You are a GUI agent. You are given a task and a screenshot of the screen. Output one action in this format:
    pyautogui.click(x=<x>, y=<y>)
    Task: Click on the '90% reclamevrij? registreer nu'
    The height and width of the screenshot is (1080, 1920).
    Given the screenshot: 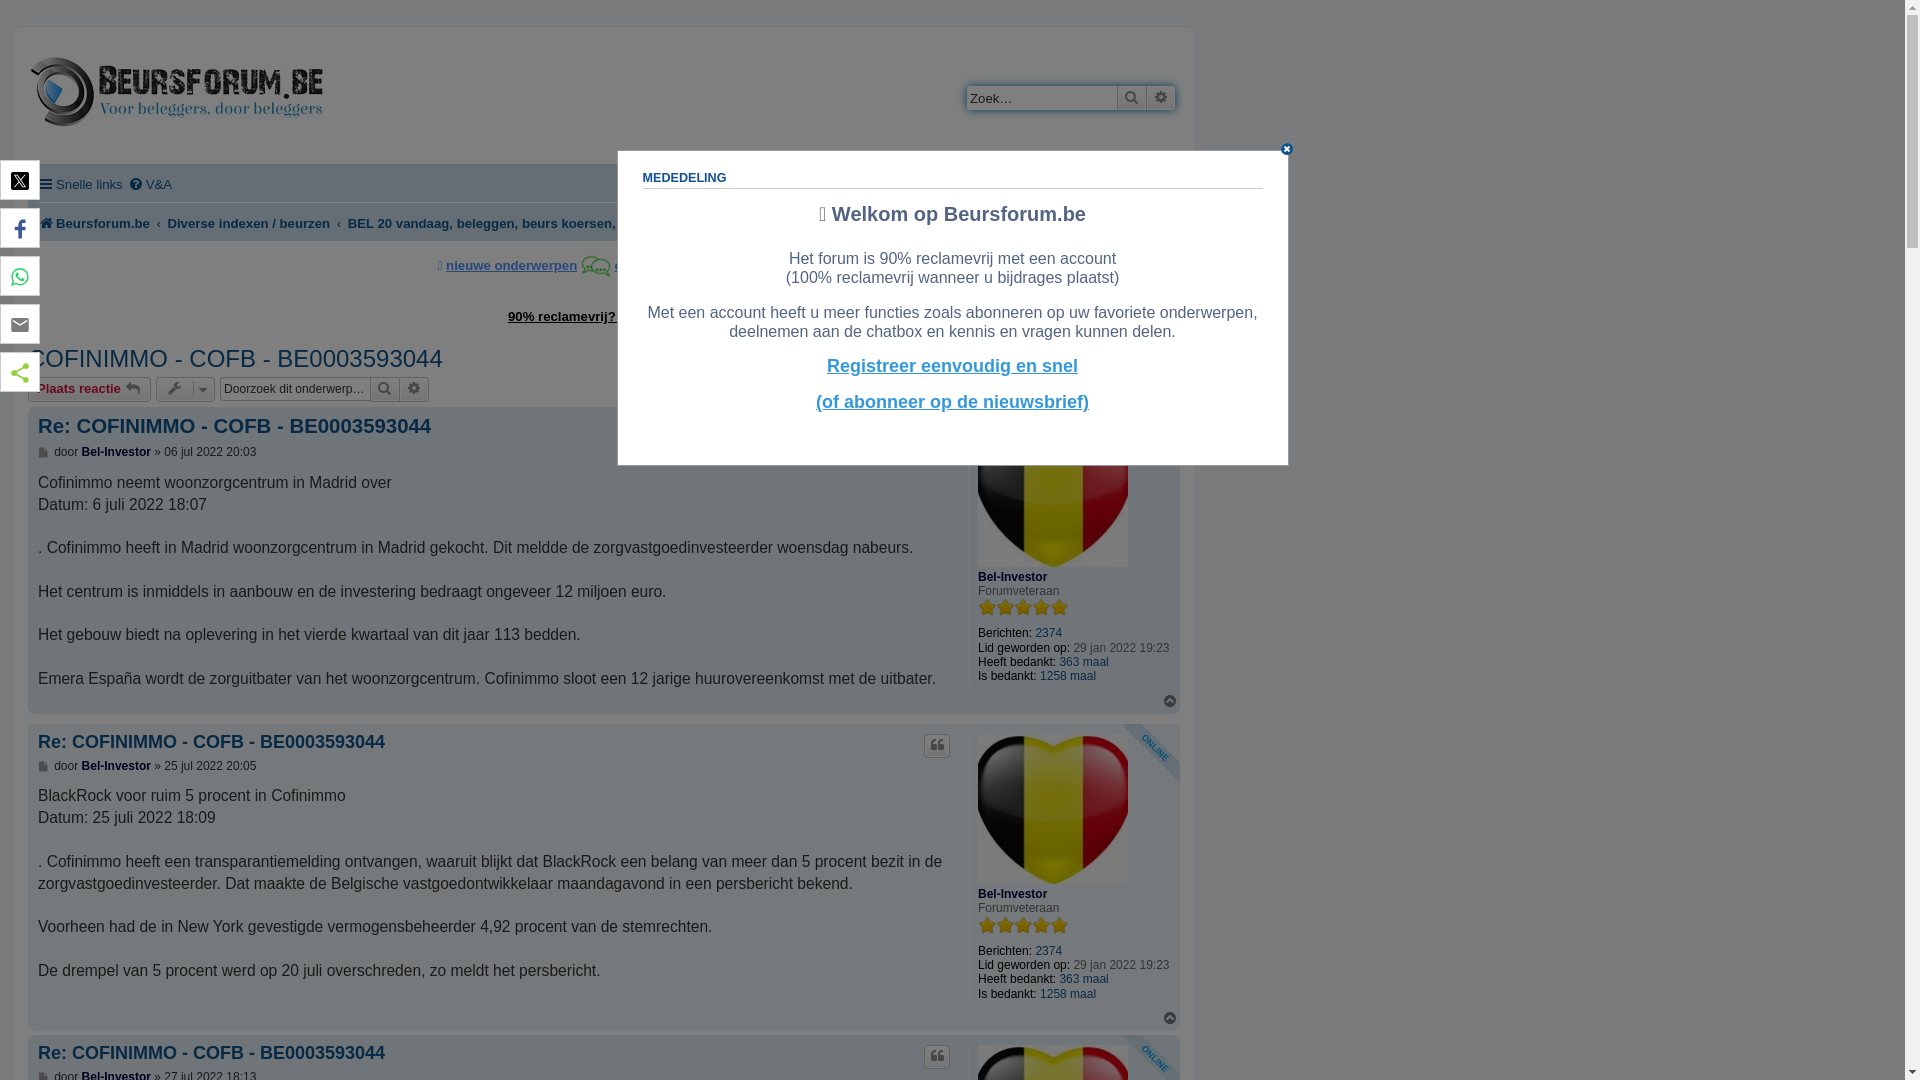 What is the action you would take?
    pyautogui.click(x=603, y=315)
    